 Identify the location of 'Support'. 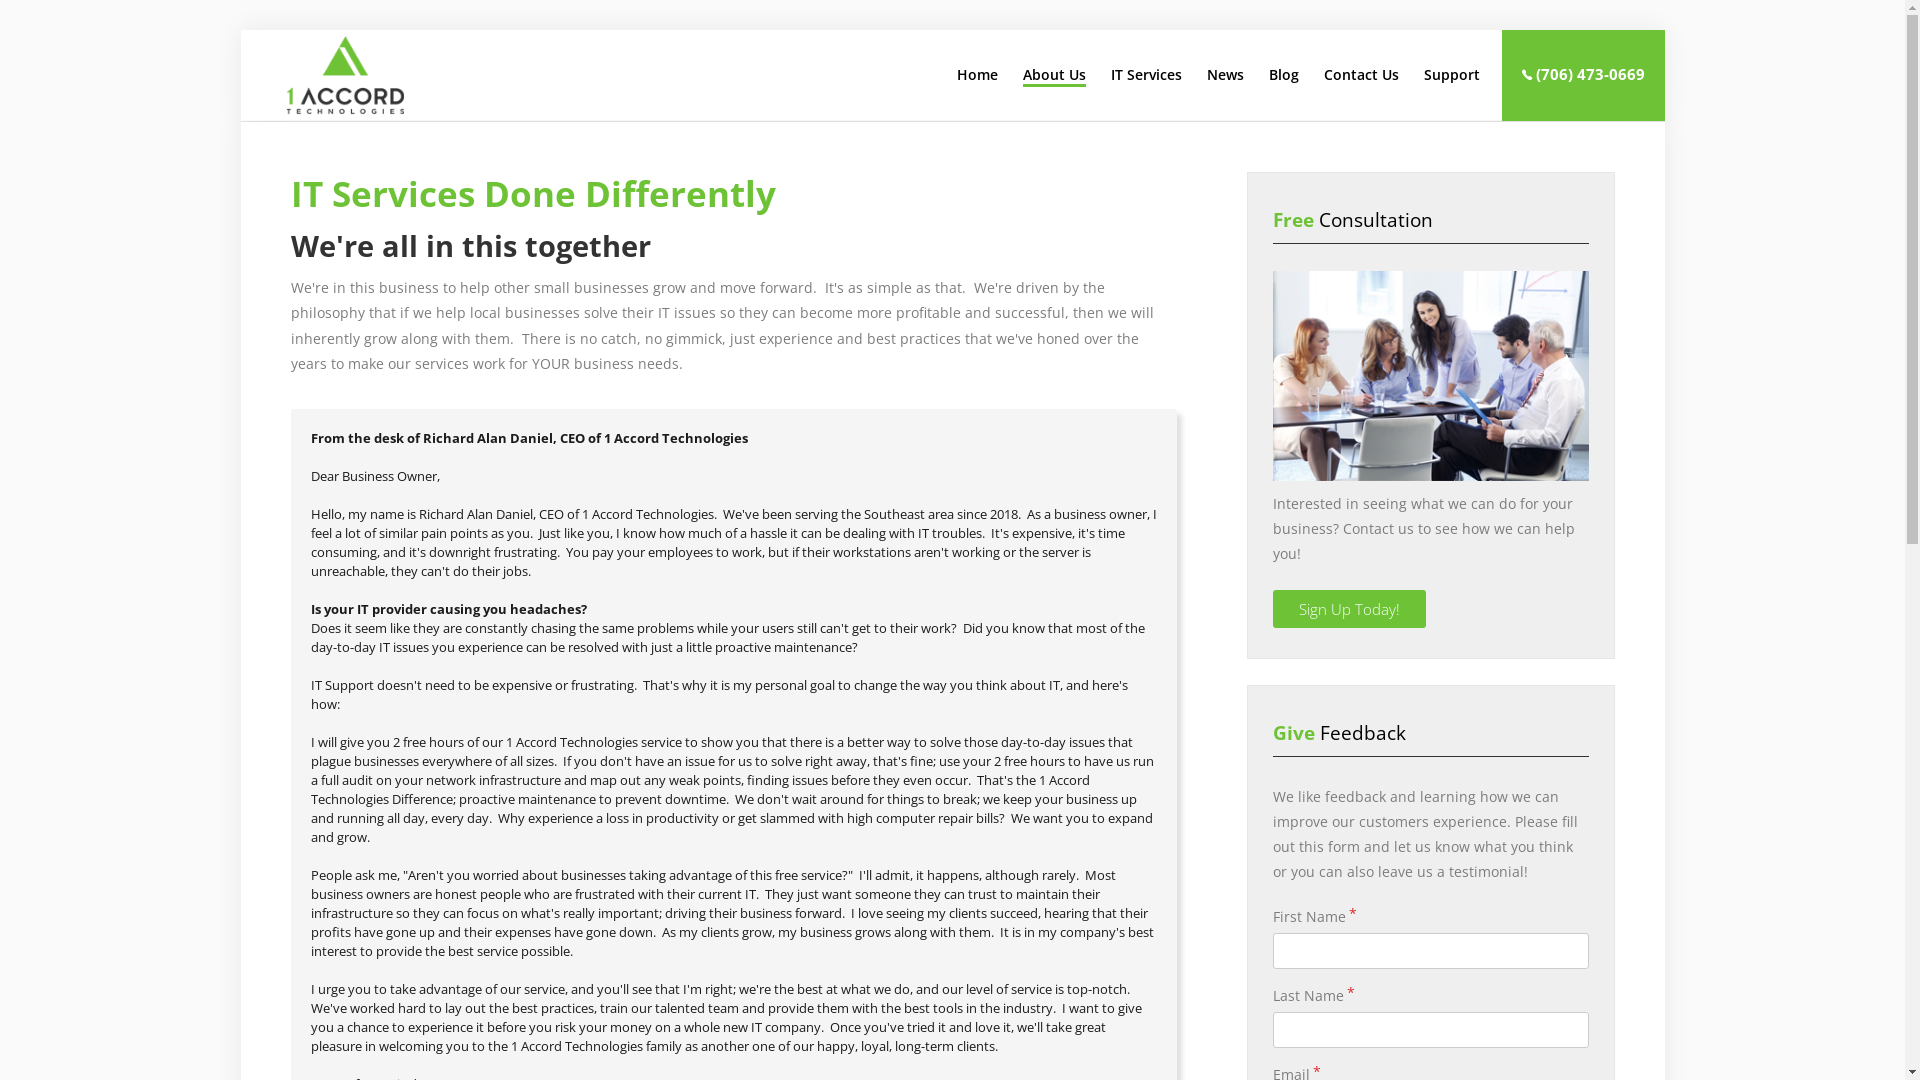
(1450, 73).